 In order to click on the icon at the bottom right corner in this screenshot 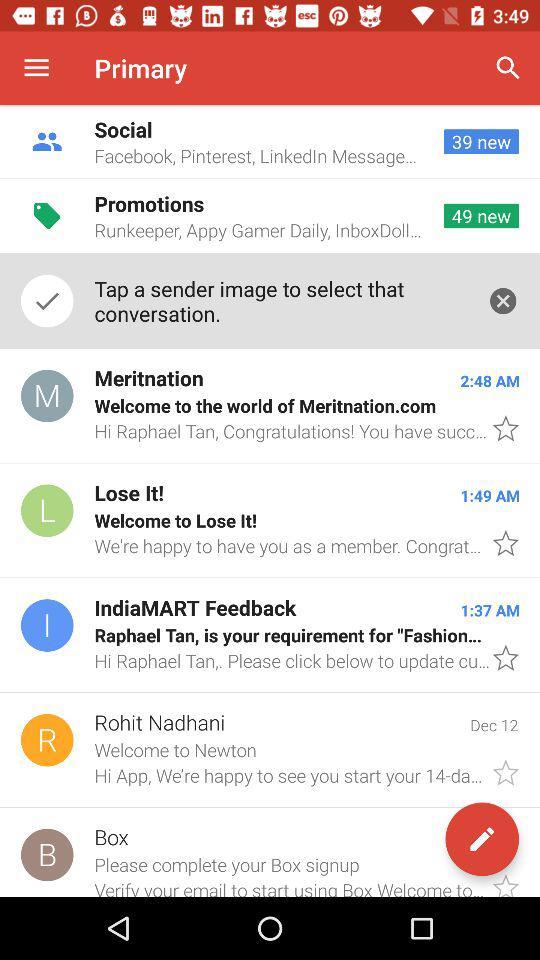, I will do `click(481, 839)`.